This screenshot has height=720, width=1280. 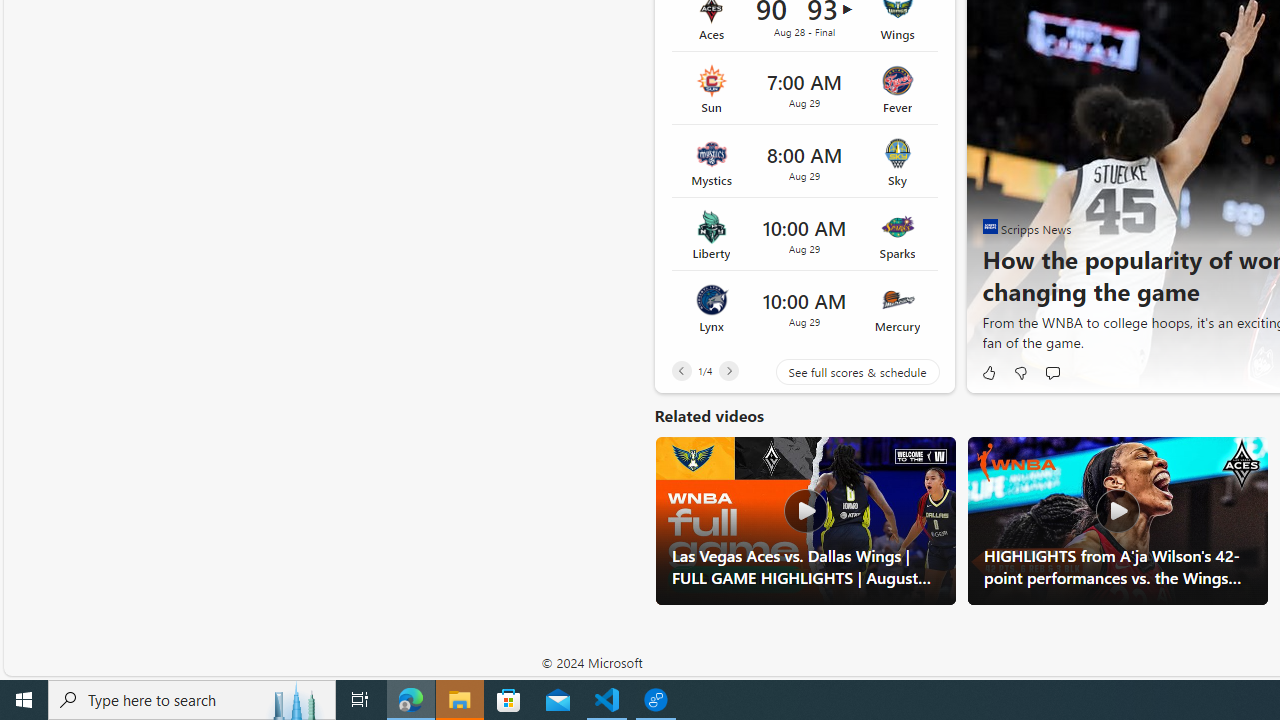 I want to click on 'Like', so click(x=988, y=372).